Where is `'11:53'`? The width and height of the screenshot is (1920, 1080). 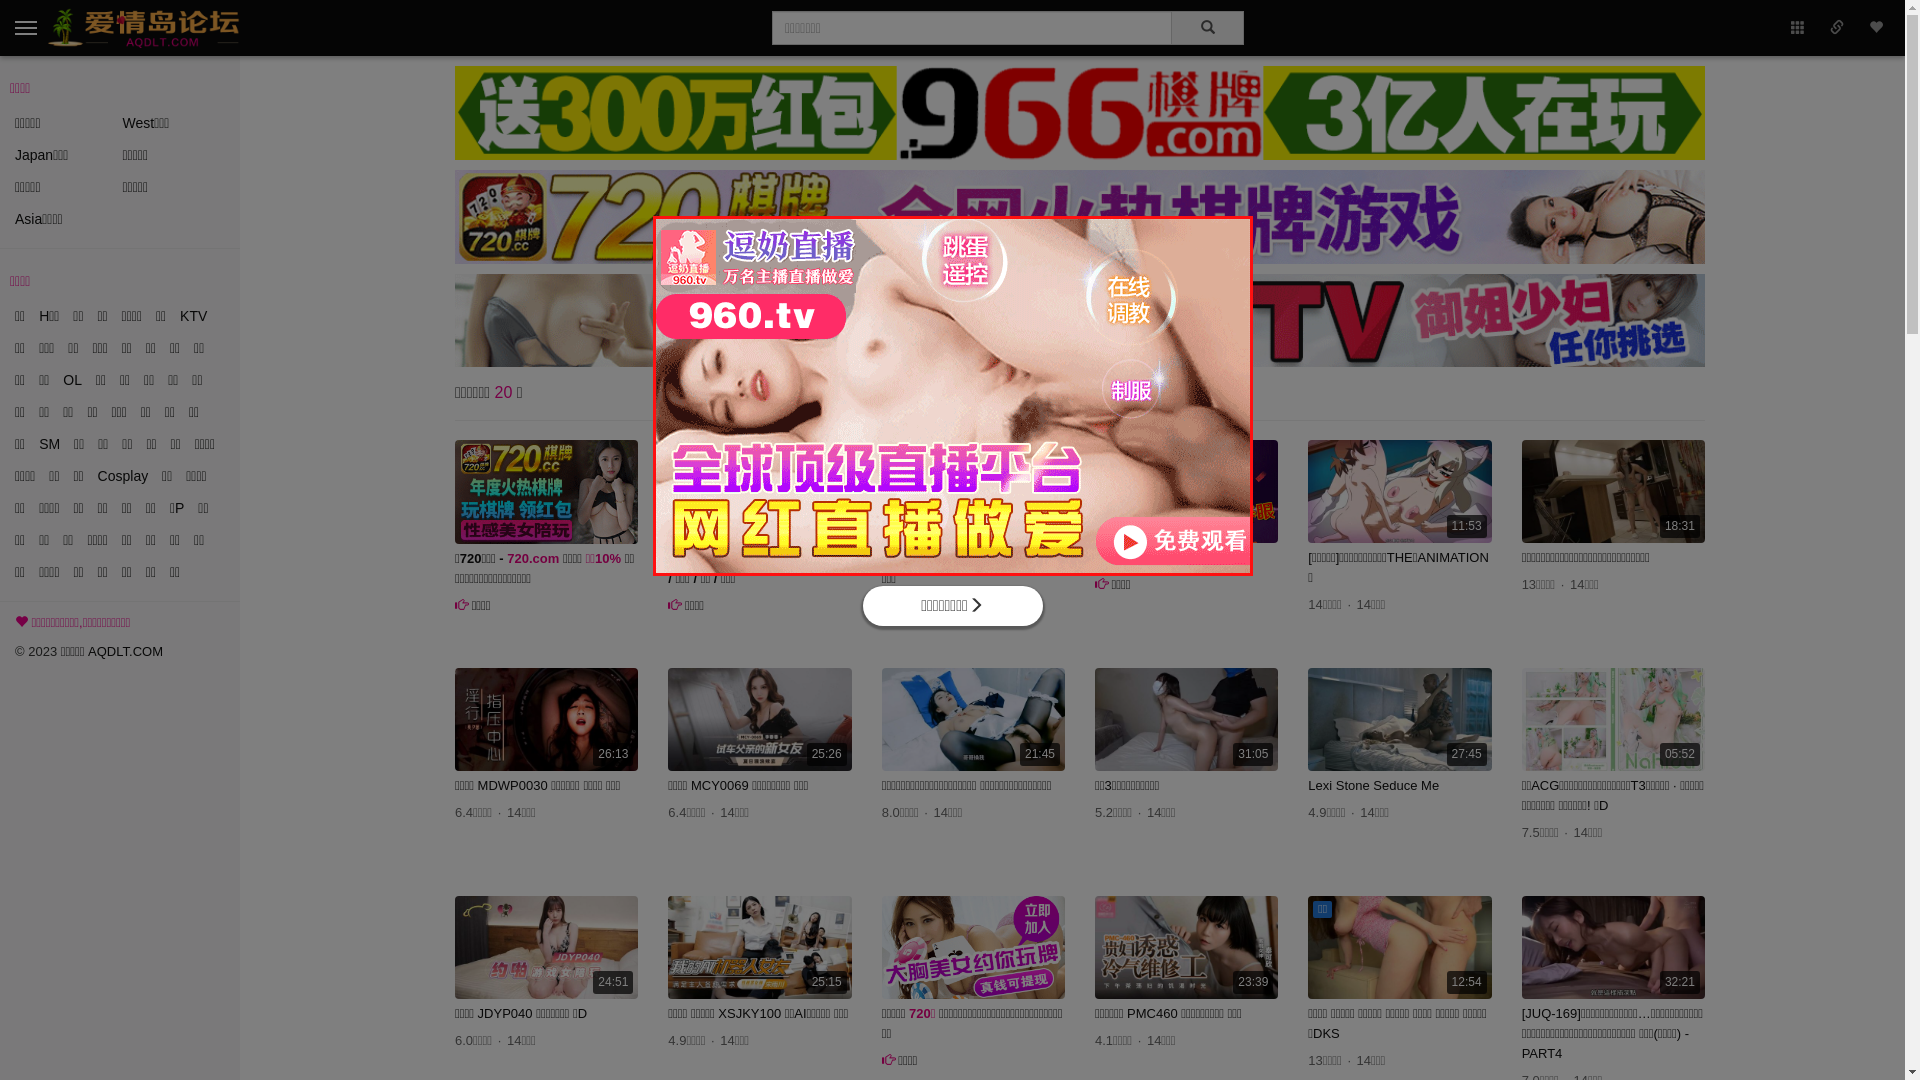 '11:53' is located at coordinates (1398, 491).